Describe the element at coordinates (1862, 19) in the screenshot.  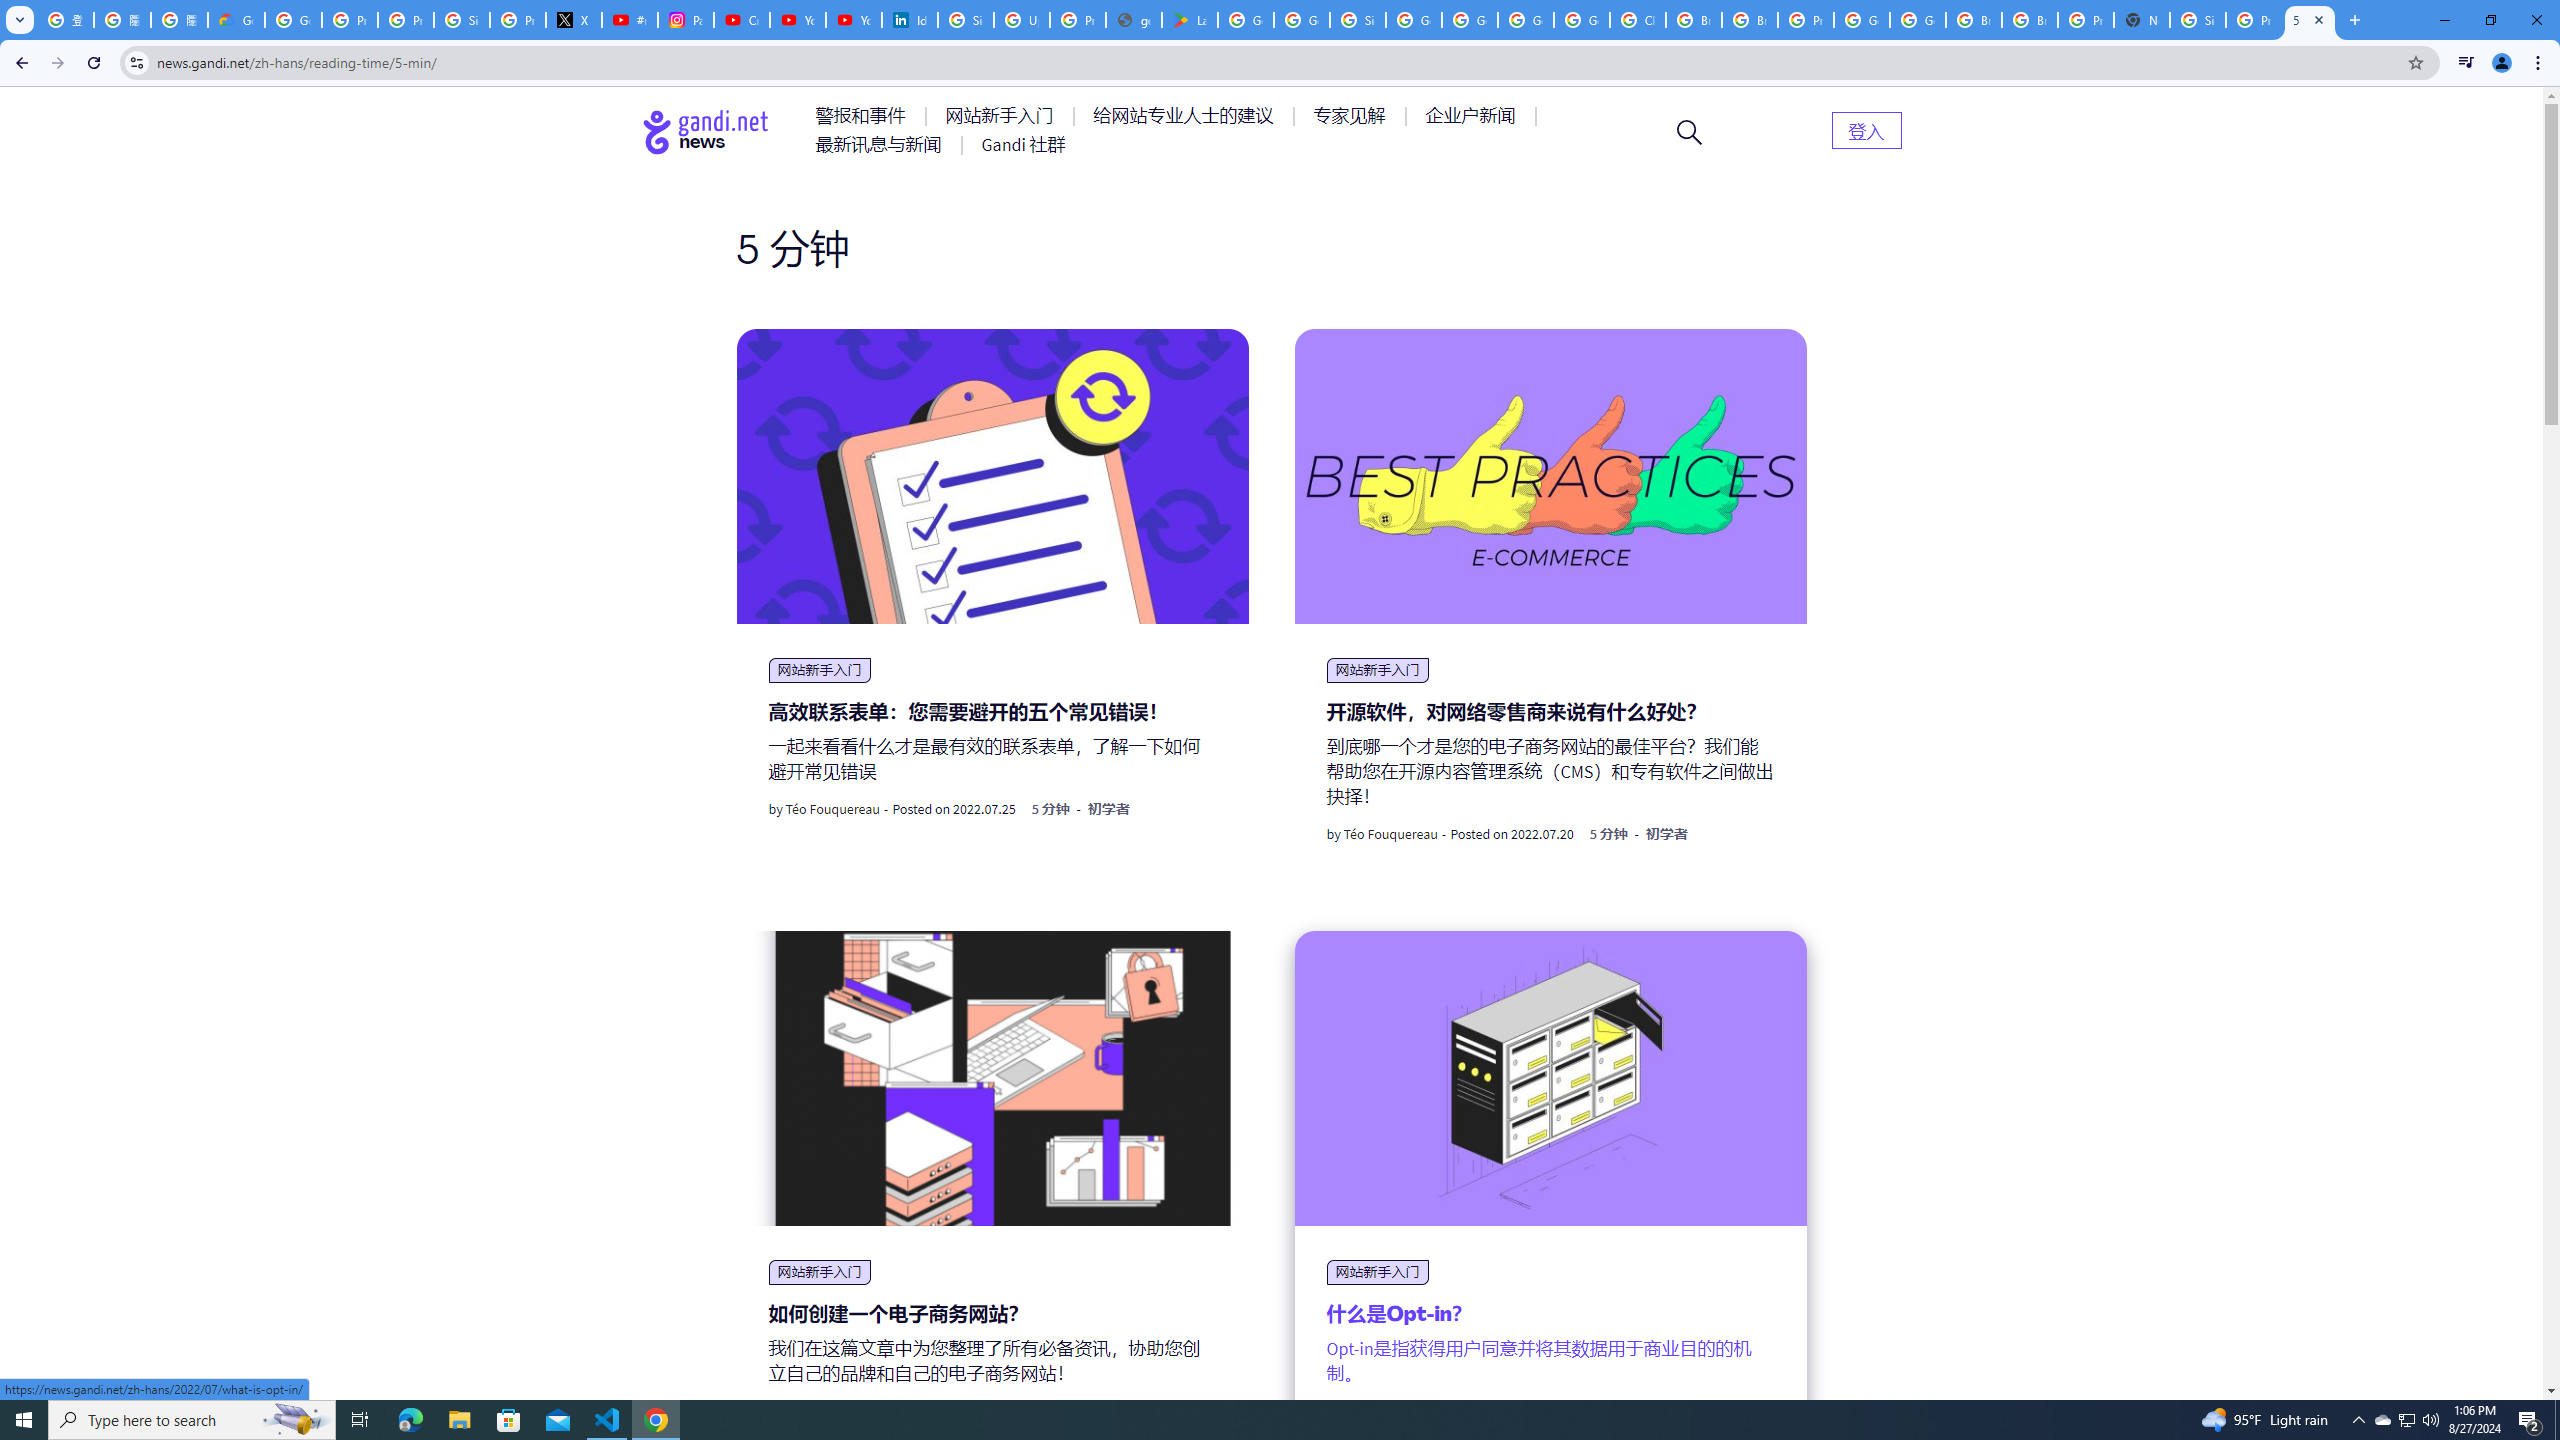
I see `'Google Cloud Platform'` at that location.